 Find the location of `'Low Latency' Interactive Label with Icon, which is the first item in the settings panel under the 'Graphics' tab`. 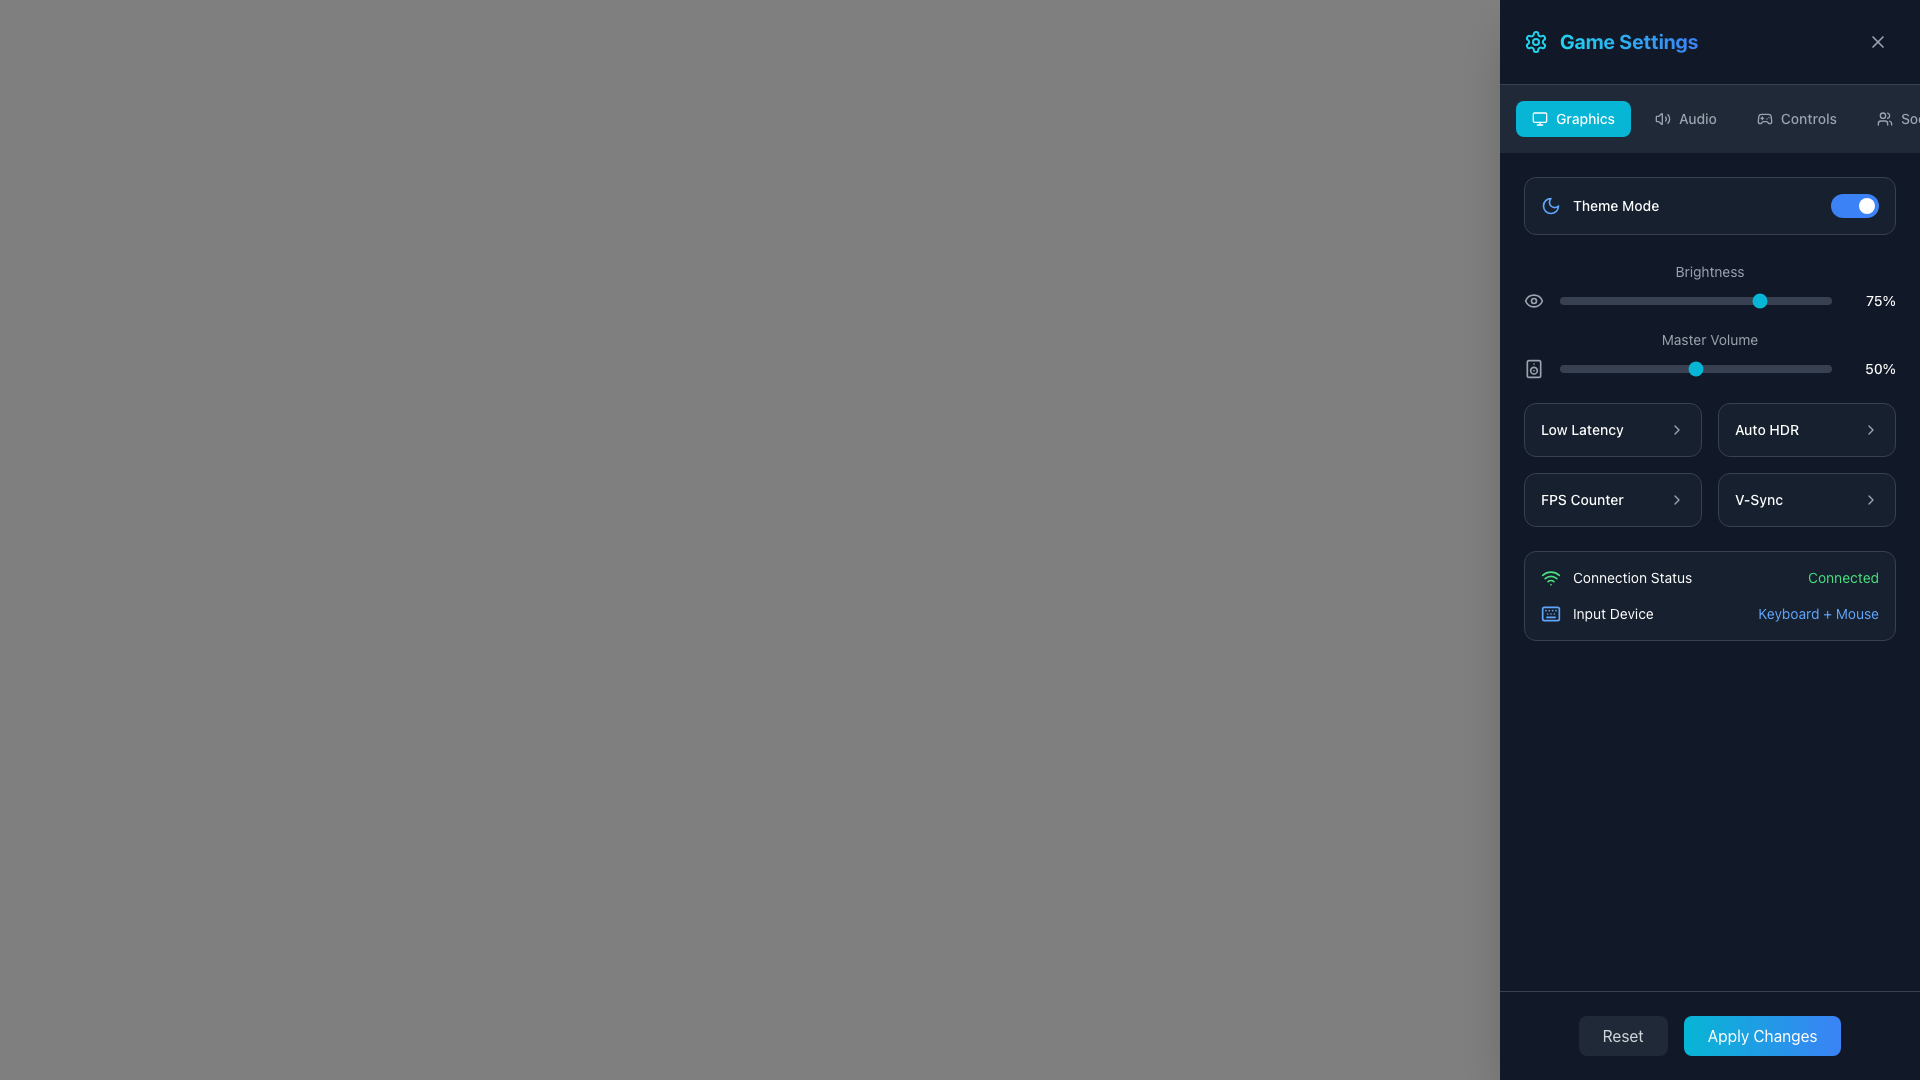

'Low Latency' Interactive Label with Icon, which is the first item in the settings panel under the 'Graphics' tab is located at coordinates (1612, 428).